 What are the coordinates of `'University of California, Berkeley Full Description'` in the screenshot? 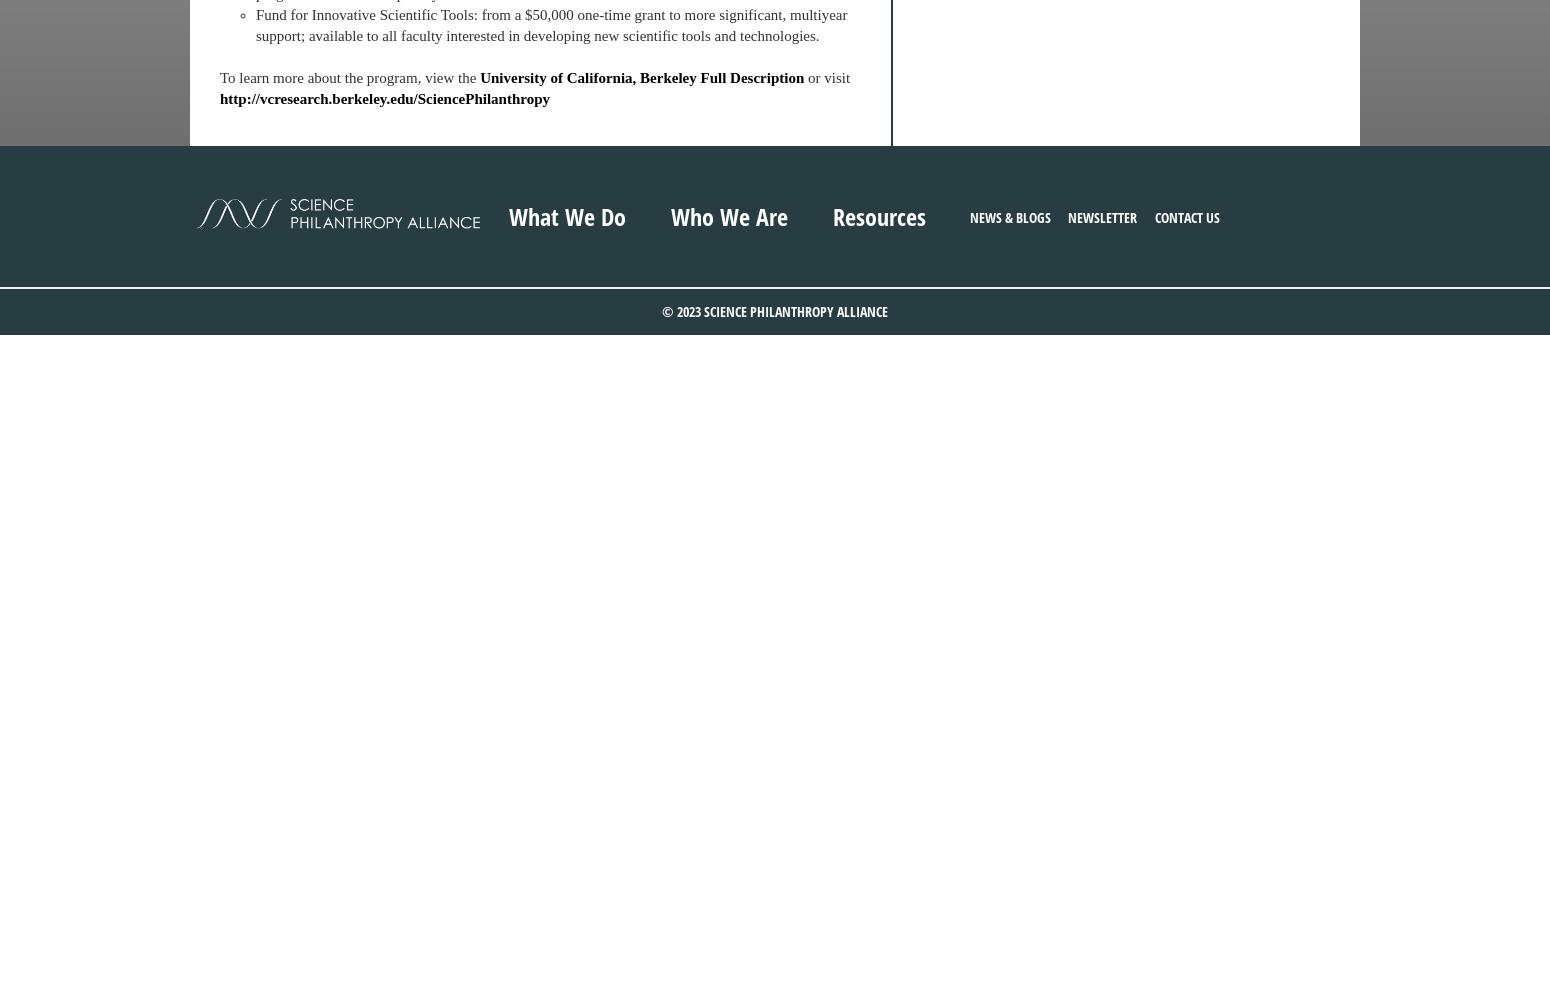 It's located at (641, 77).